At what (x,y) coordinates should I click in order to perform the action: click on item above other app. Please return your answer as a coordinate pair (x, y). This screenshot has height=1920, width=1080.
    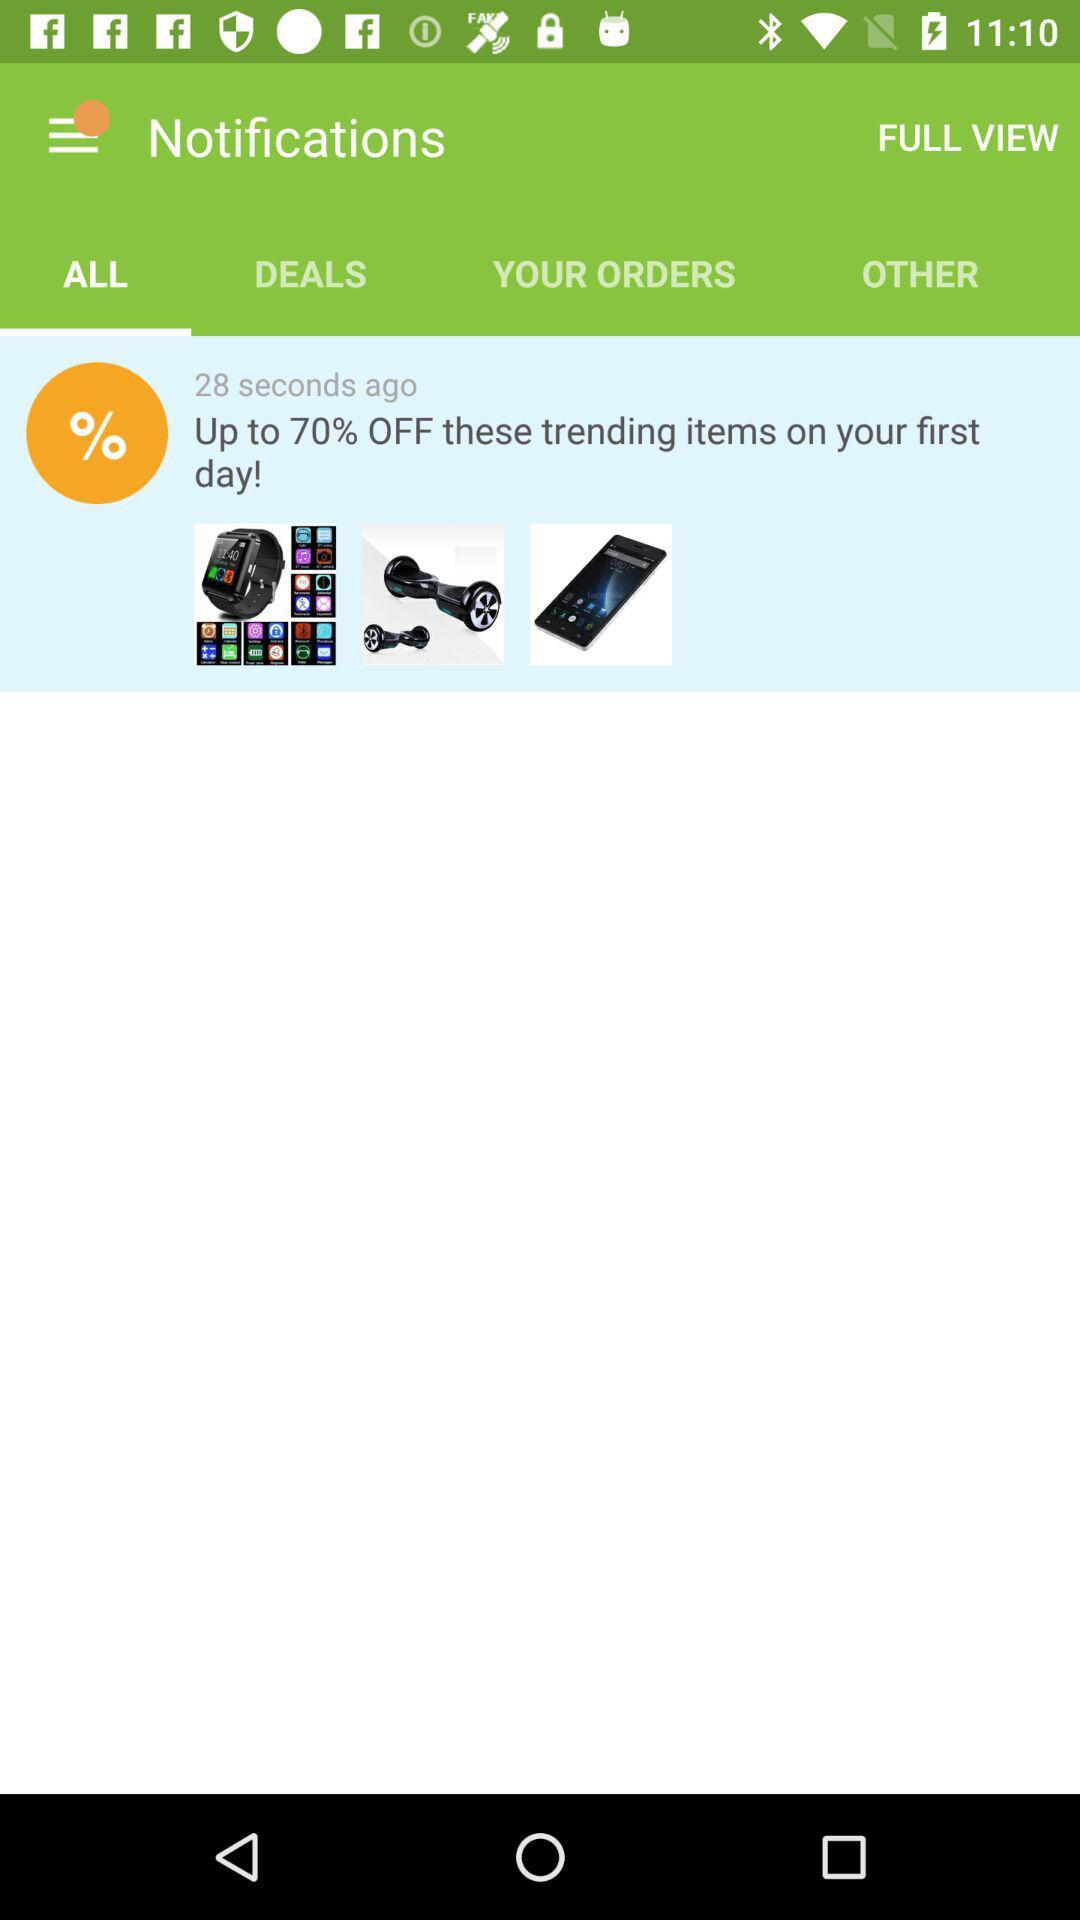
    Looking at the image, I should click on (967, 135).